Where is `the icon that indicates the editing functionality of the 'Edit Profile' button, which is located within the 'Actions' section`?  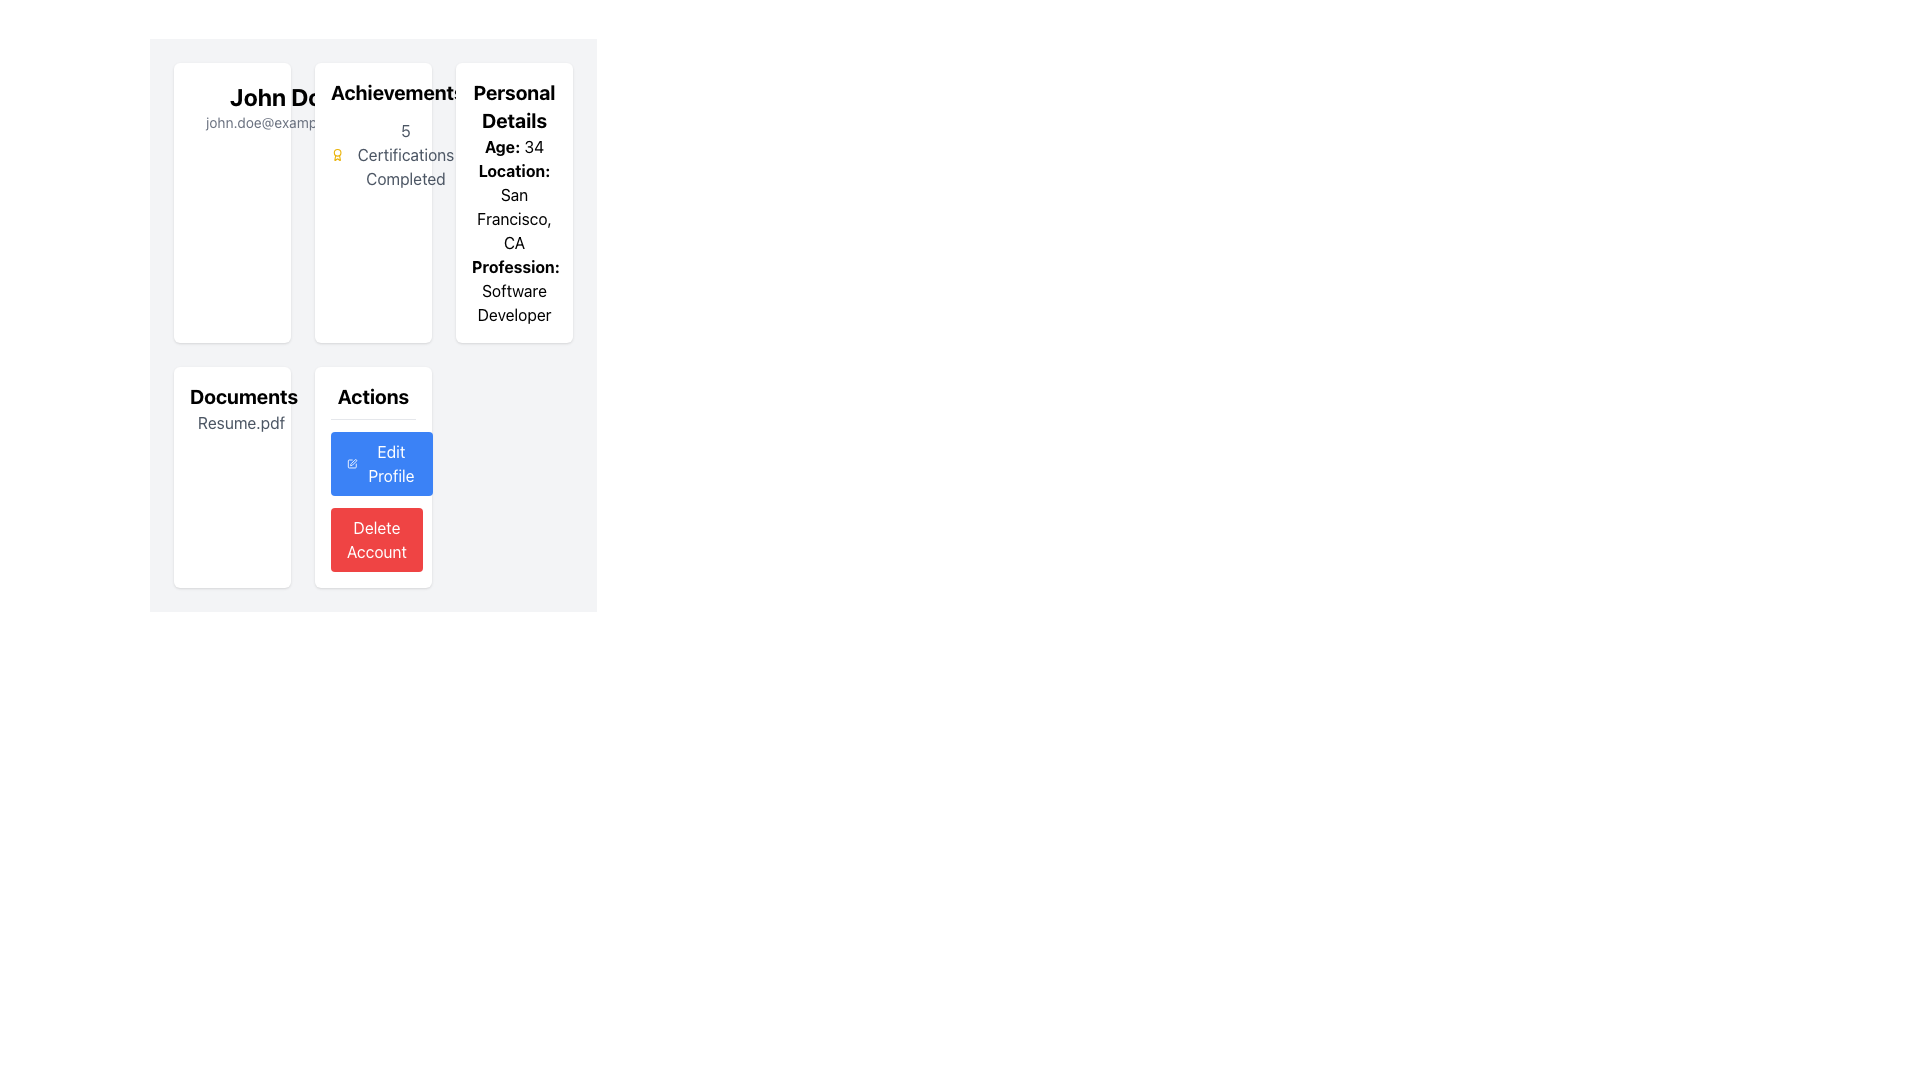 the icon that indicates the editing functionality of the 'Edit Profile' button, which is located within the 'Actions' section is located at coordinates (352, 463).